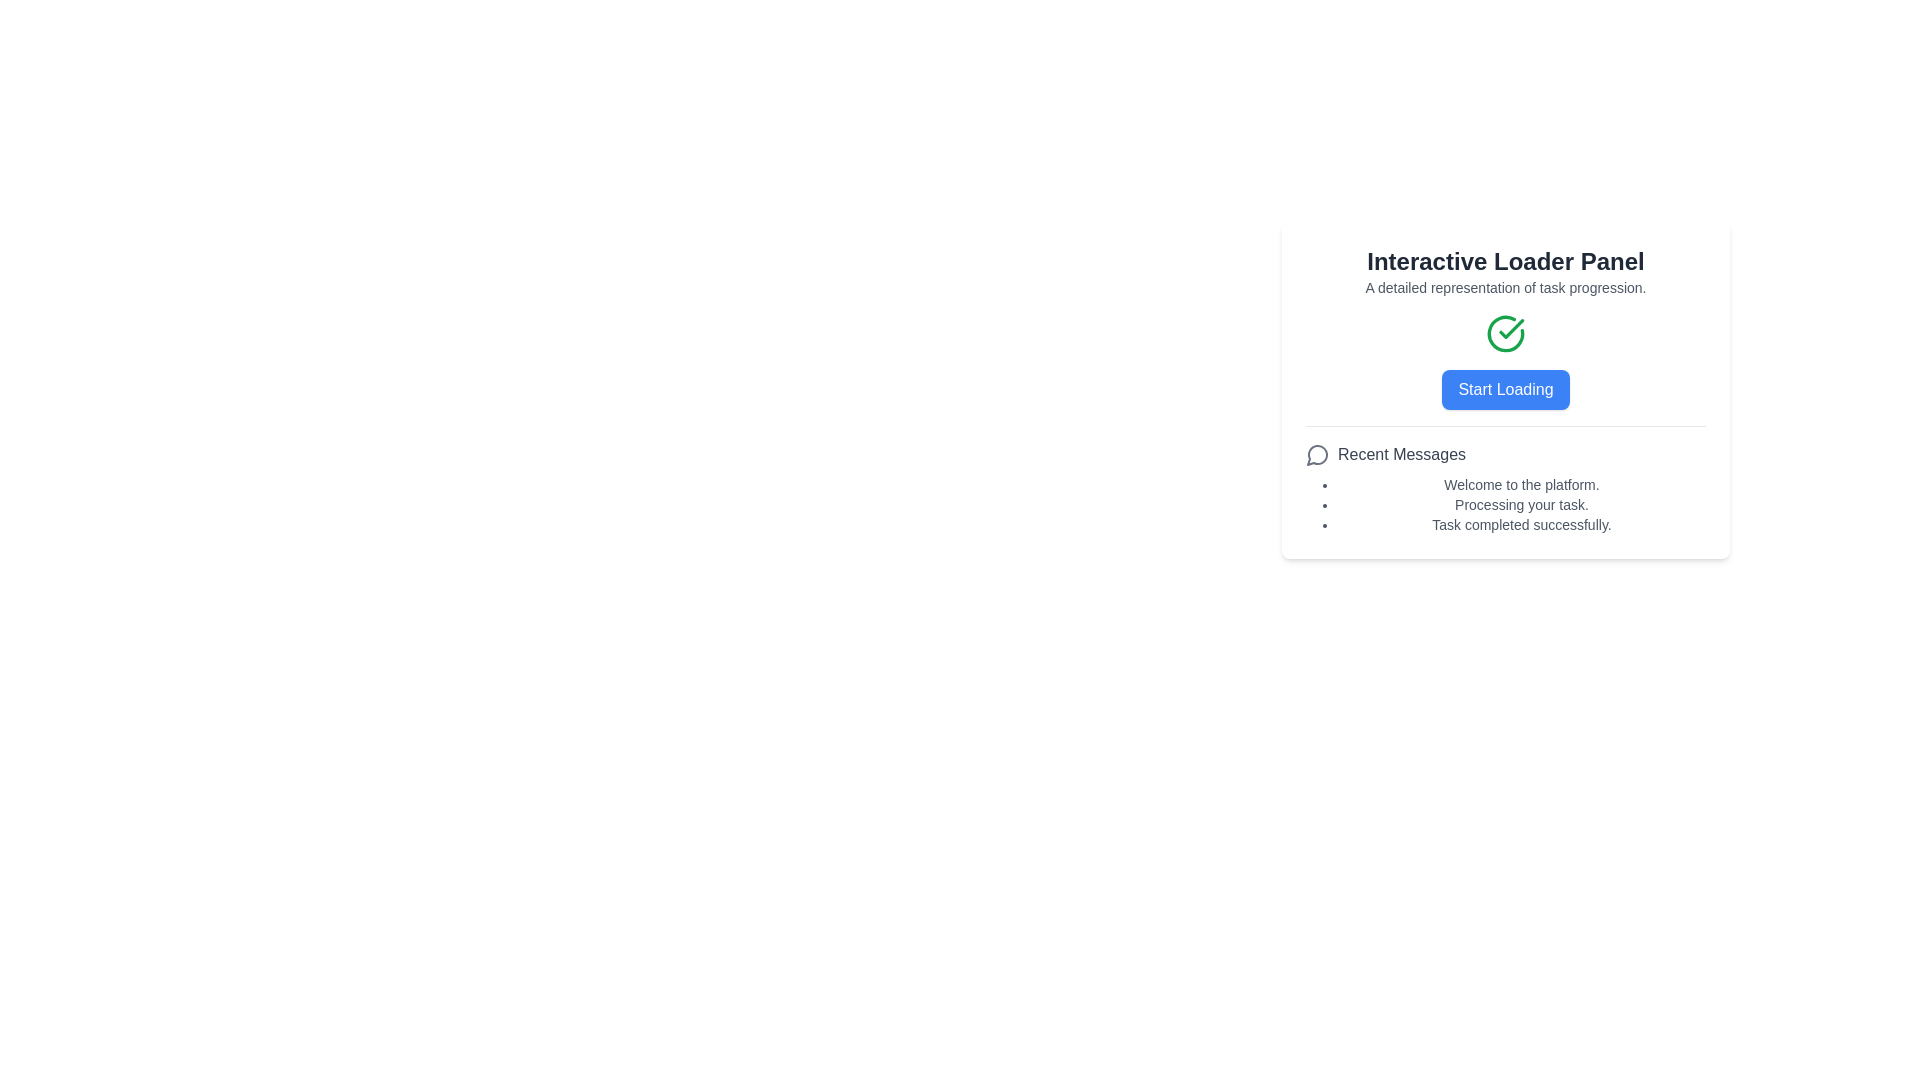  What do you see at coordinates (1400, 455) in the screenshot?
I see `the 'Recent Messages' text label, which is styled in gray font and positioned to the right of a speech bubble icon, located near the bottom portion of the UI card` at bounding box center [1400, 455].